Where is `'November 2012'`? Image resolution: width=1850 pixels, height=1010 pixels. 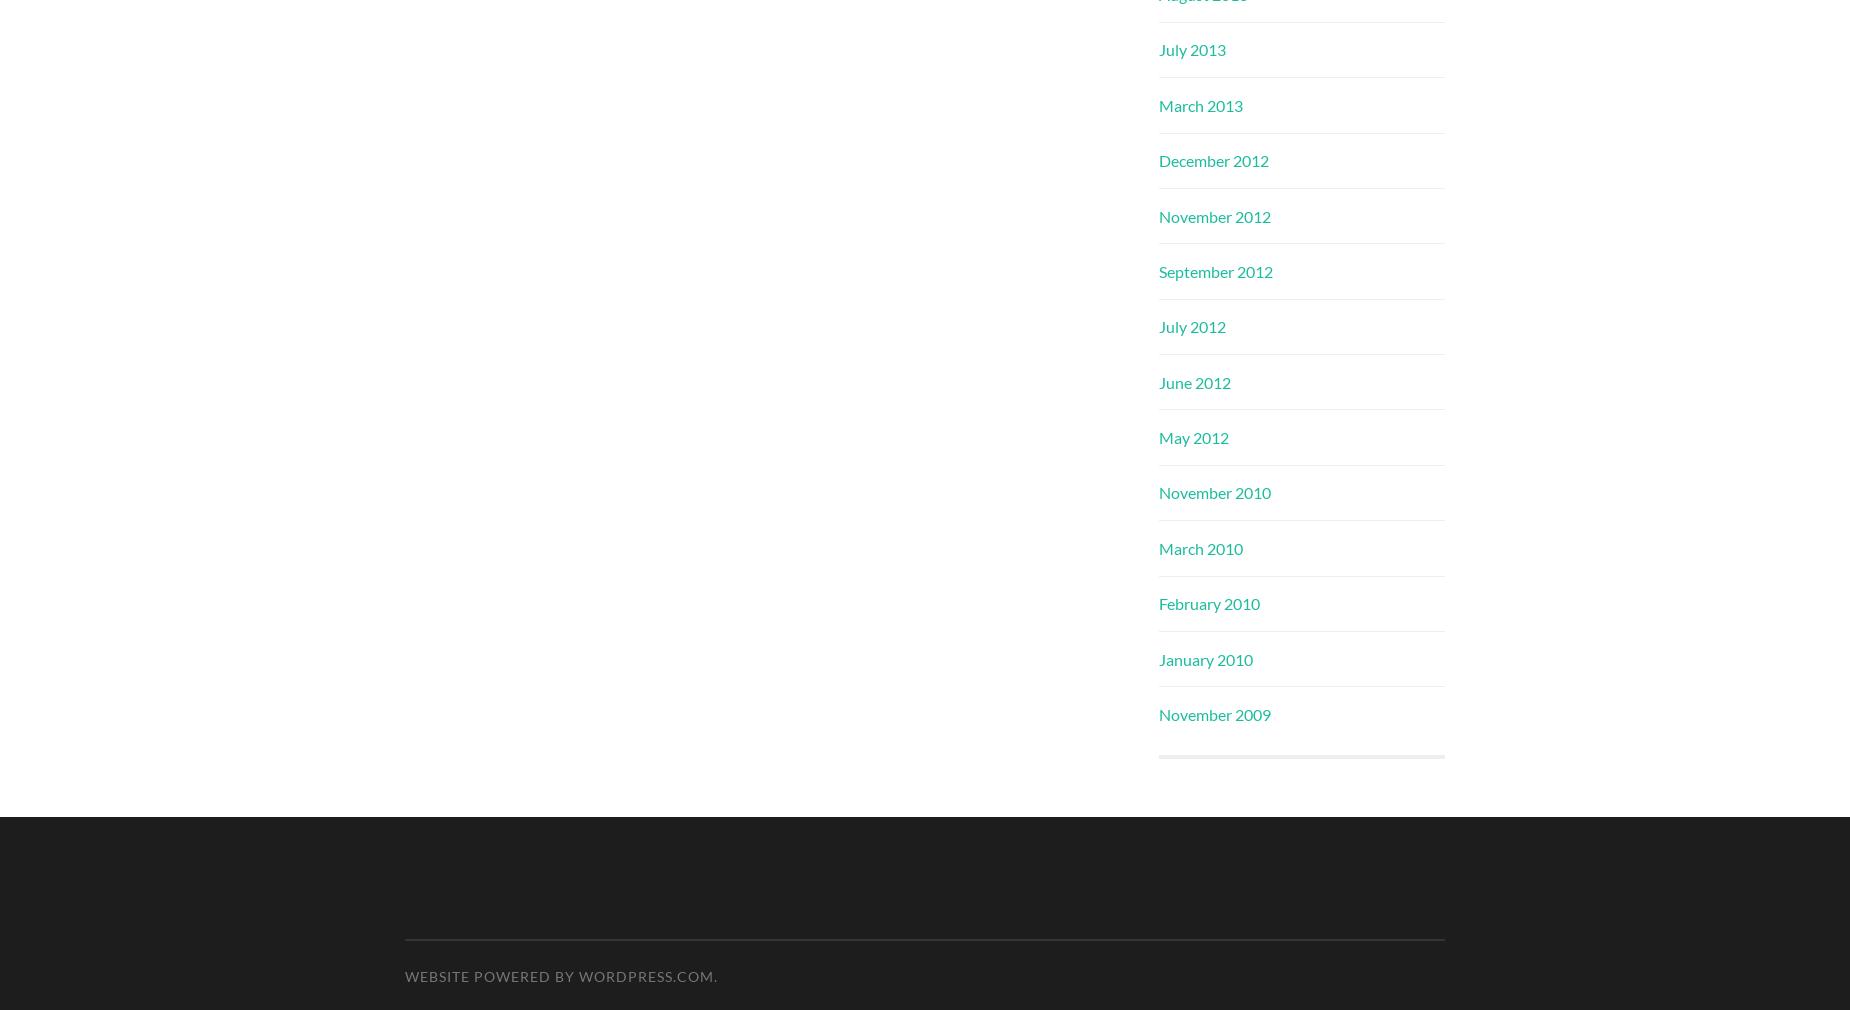
'November 2012' is located at coordinates (1214, 214).